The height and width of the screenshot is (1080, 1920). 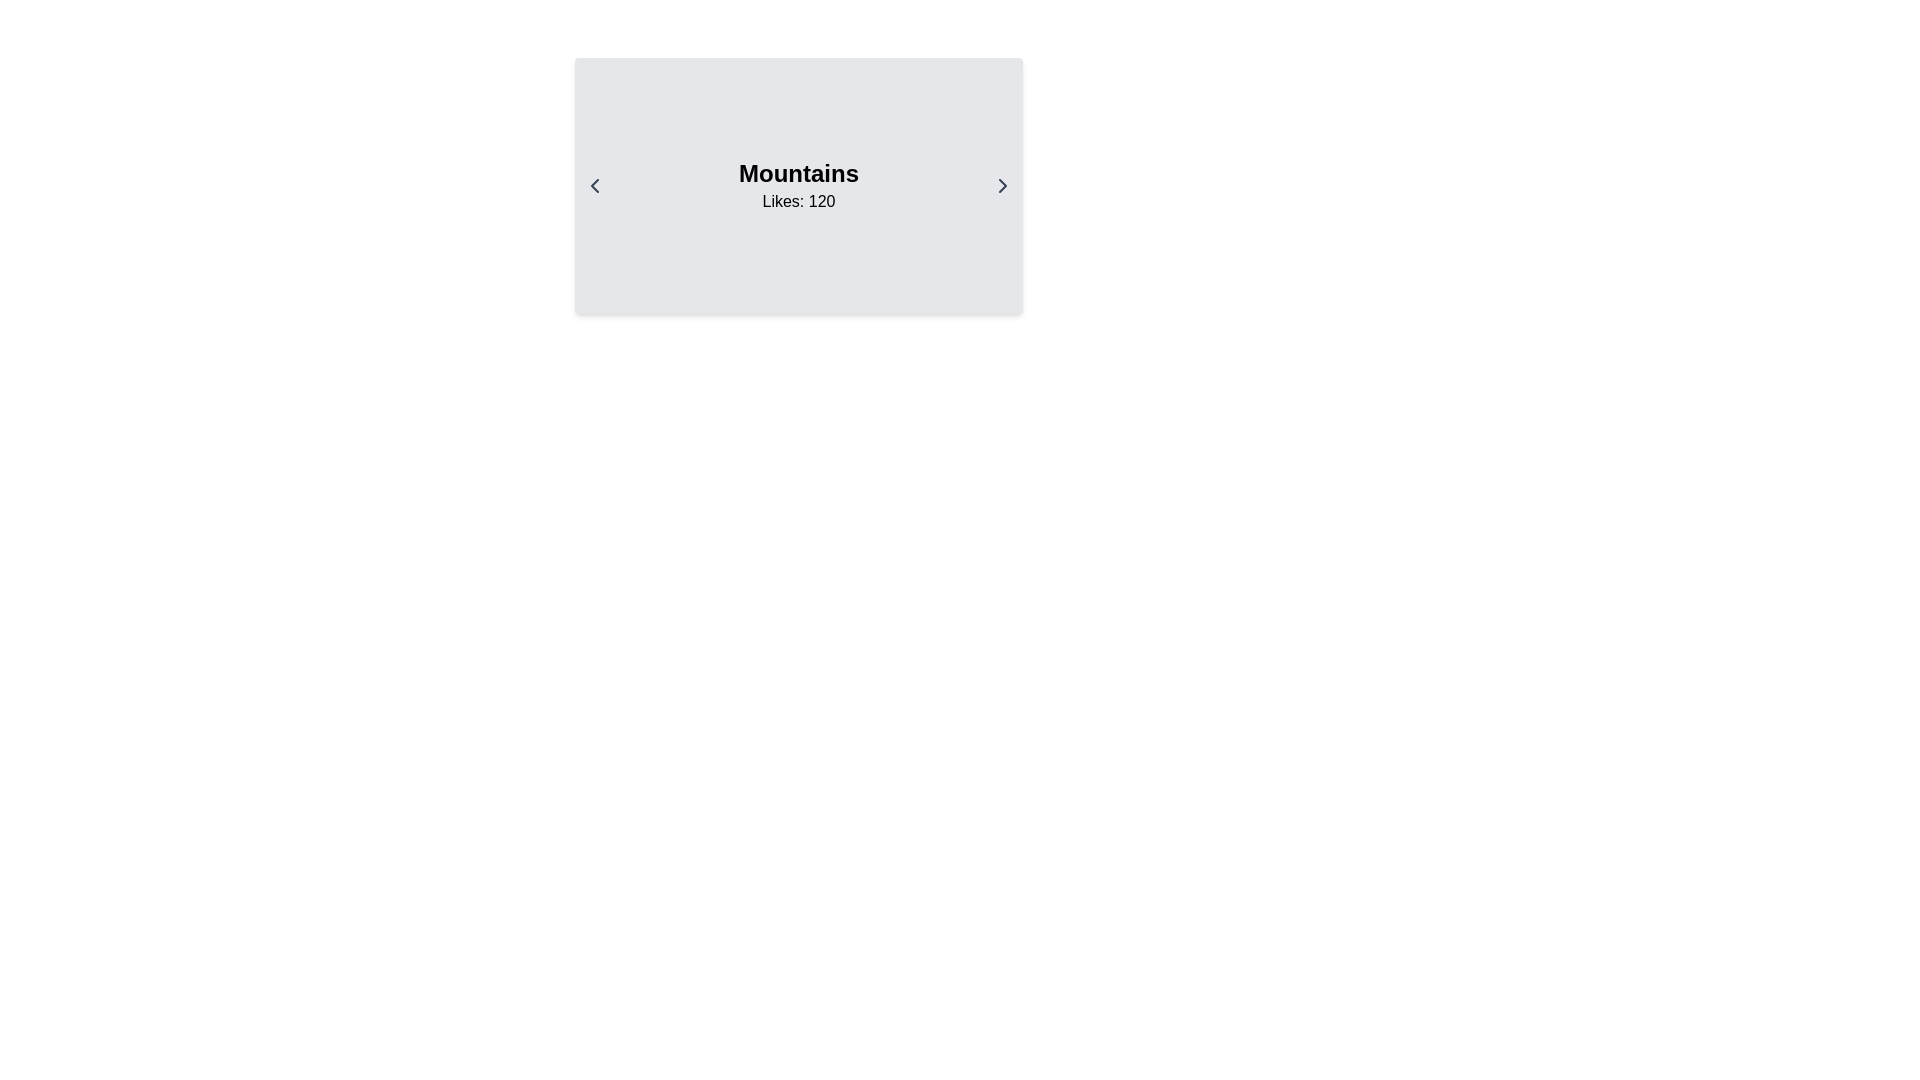 What do you see at coordinates (797, 201) in the screenshot?
I see `the text label displaying 'Likes: 120' located beneath the 'Mountains' title` at bounding box center [797, 201].